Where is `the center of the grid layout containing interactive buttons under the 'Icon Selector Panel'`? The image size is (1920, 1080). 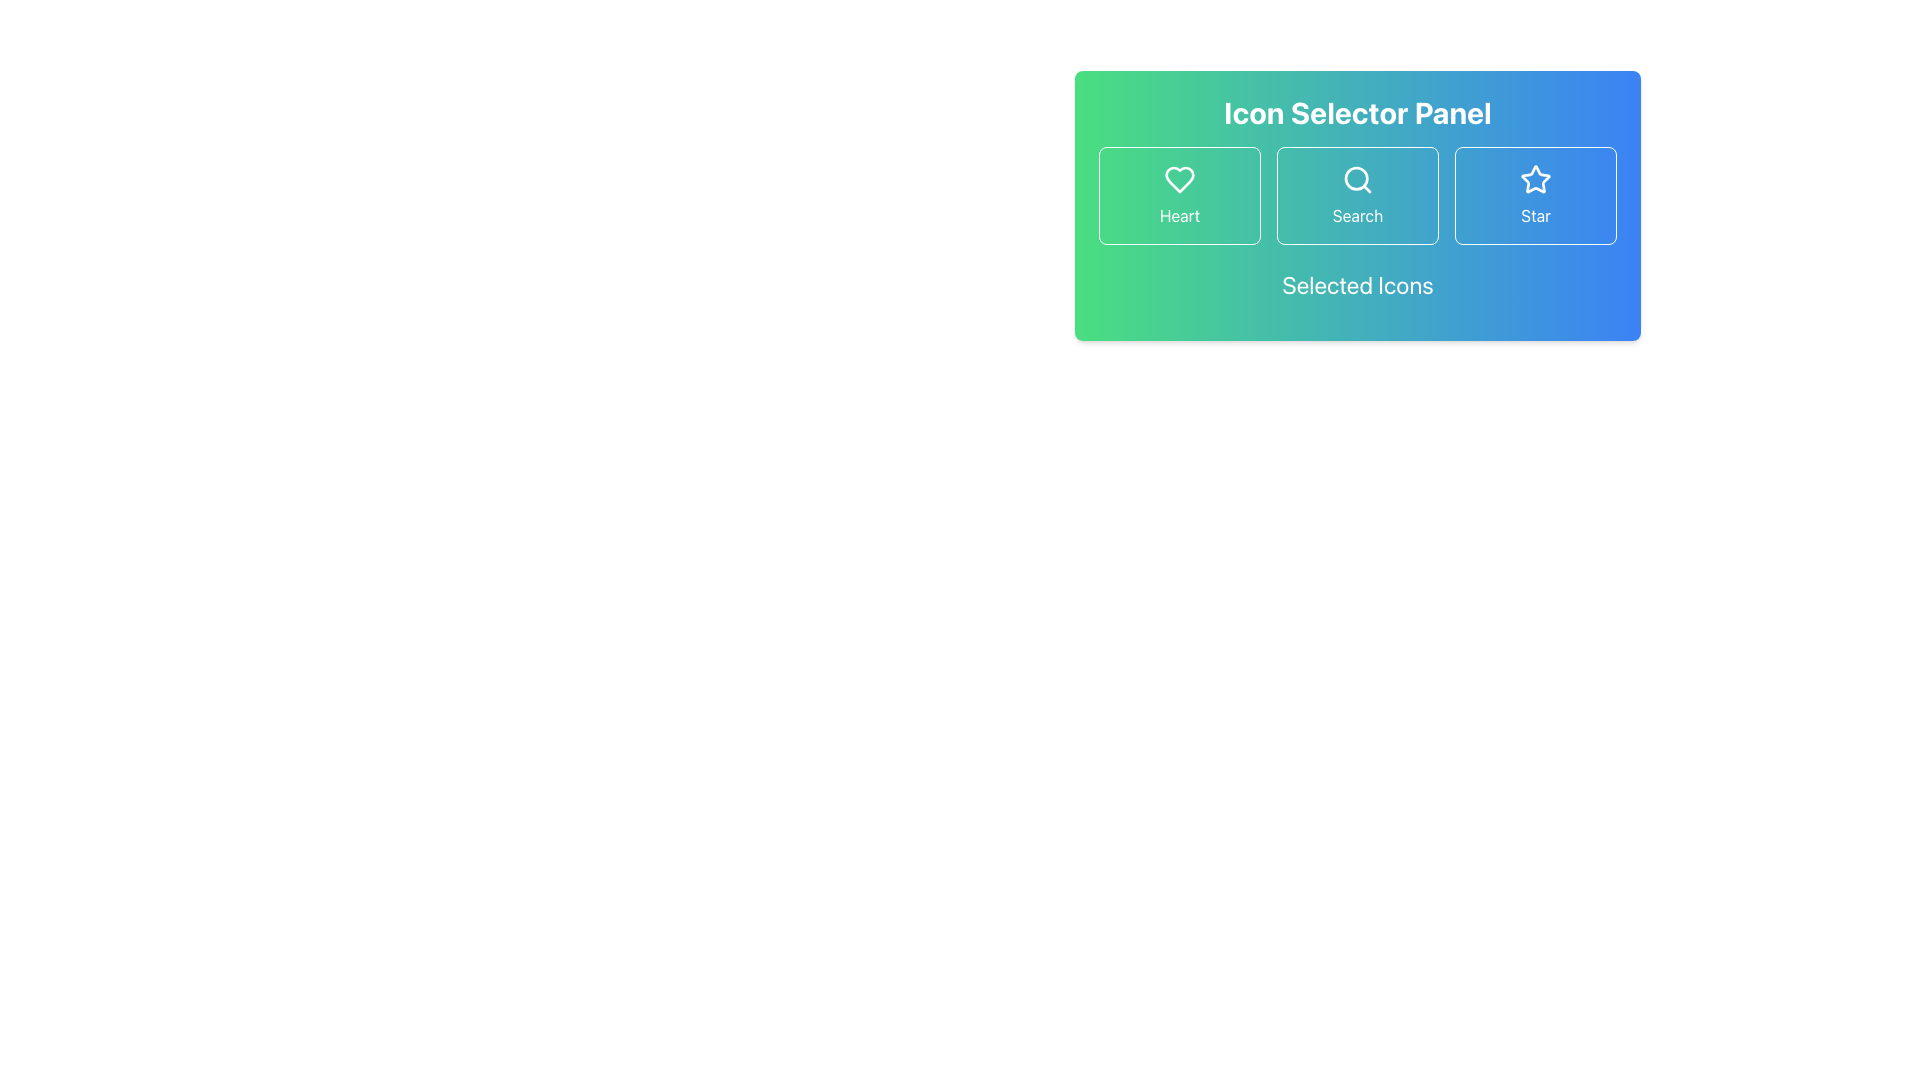
the center of the grid layout containing interactive buttons under the 'Icon Selector Panel' is located at coordinates (1358, 196).